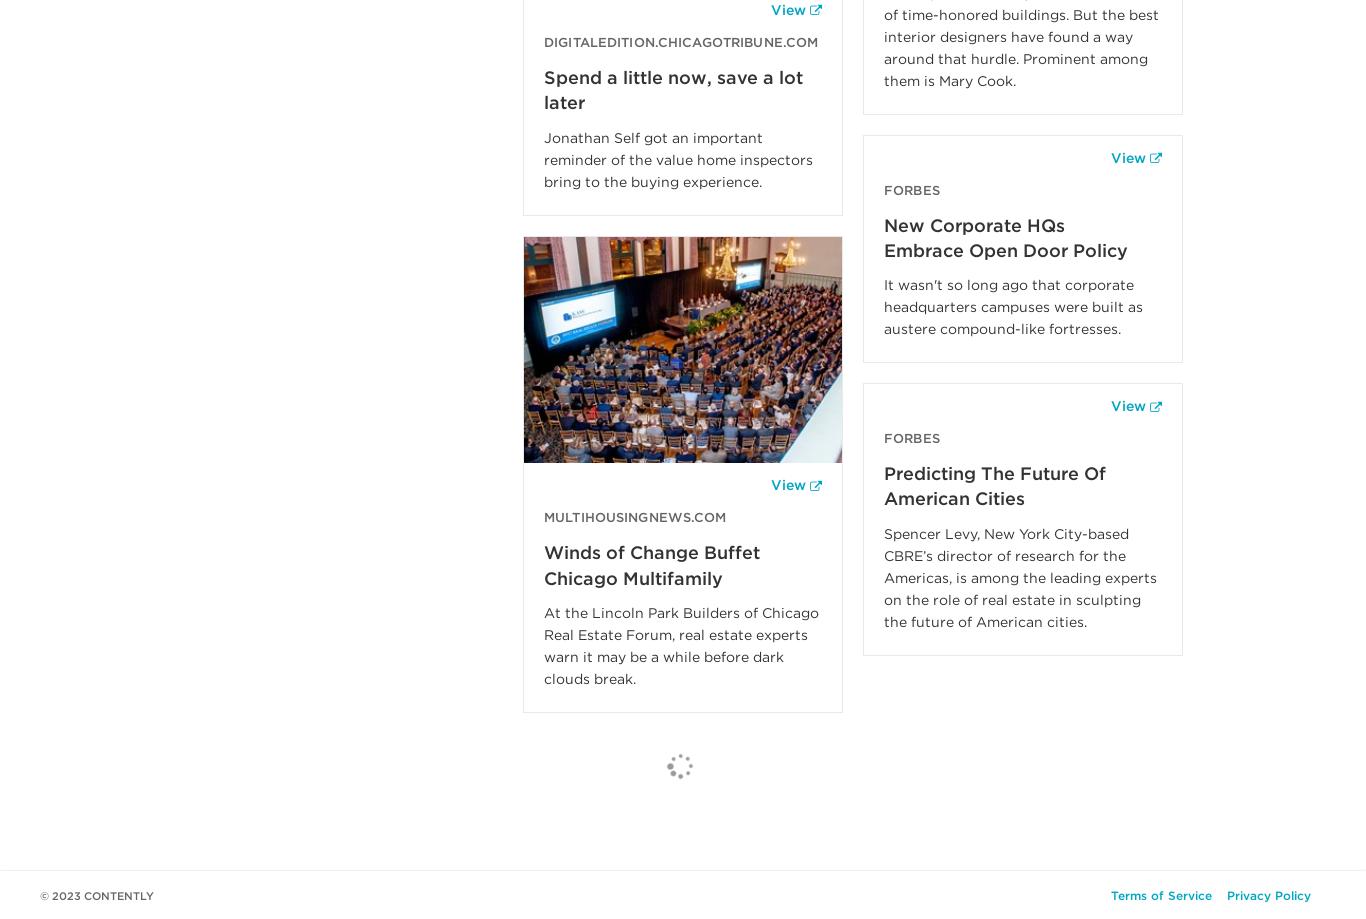  I want to click on 'Jonathan Self got an important reminder of the value home inspectors bring to the buying experience.', so click(543, 157).